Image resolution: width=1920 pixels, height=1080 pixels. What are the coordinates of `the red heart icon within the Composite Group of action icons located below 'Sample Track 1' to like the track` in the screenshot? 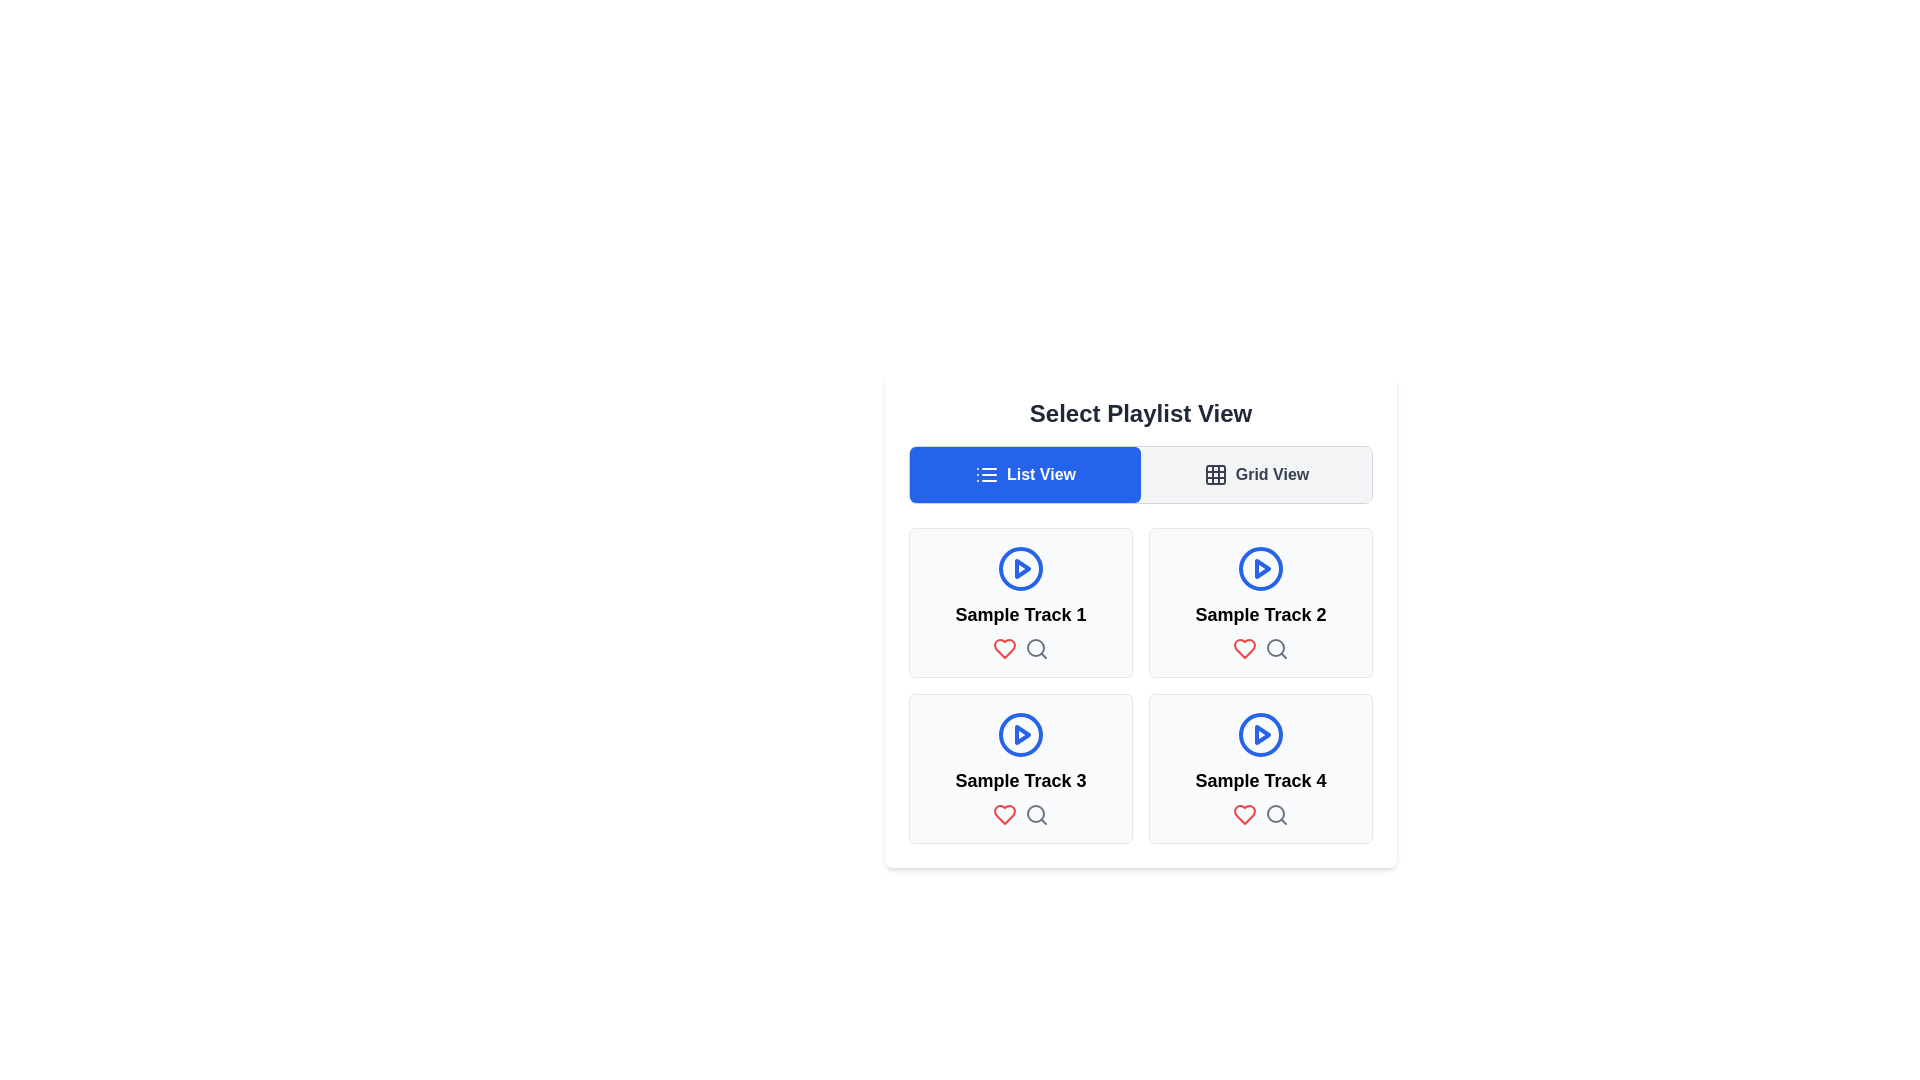 It's located at (1021, 648).